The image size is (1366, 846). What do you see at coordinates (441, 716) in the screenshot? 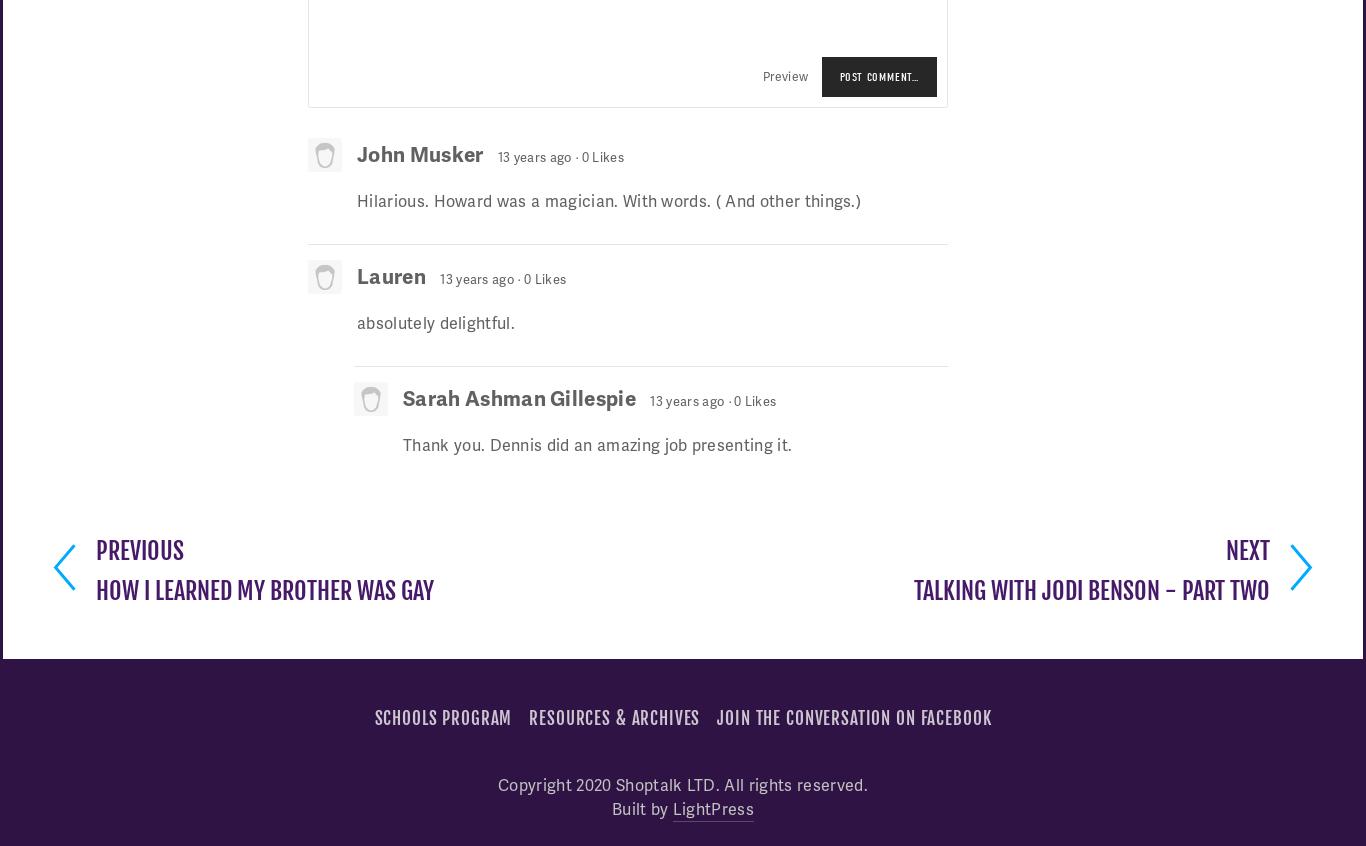
I see `'Schools Program'` at bounding box center [441, 716].